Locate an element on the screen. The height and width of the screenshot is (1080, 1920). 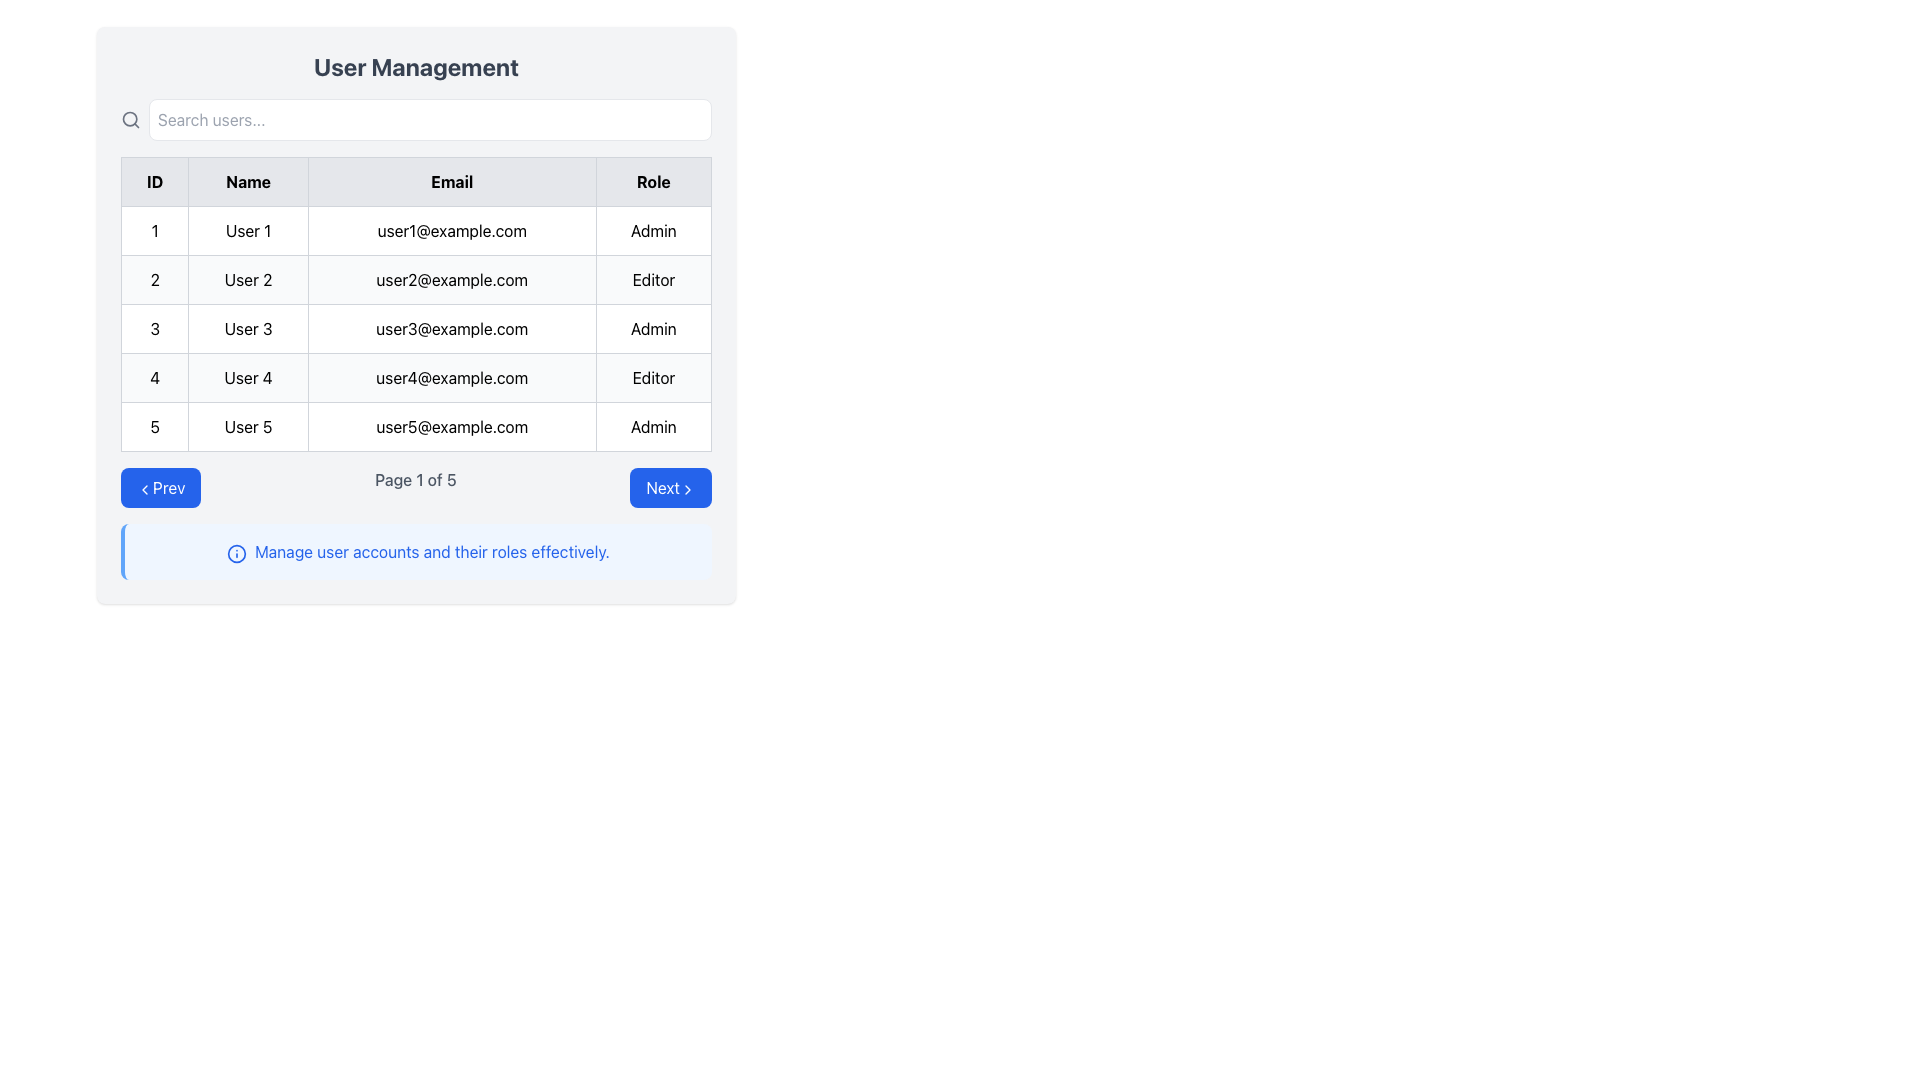
the 'Next' button by clicking on the chevron-shaped icon located towards the bottom-right corner of the display is located at coordinates (687, 489).